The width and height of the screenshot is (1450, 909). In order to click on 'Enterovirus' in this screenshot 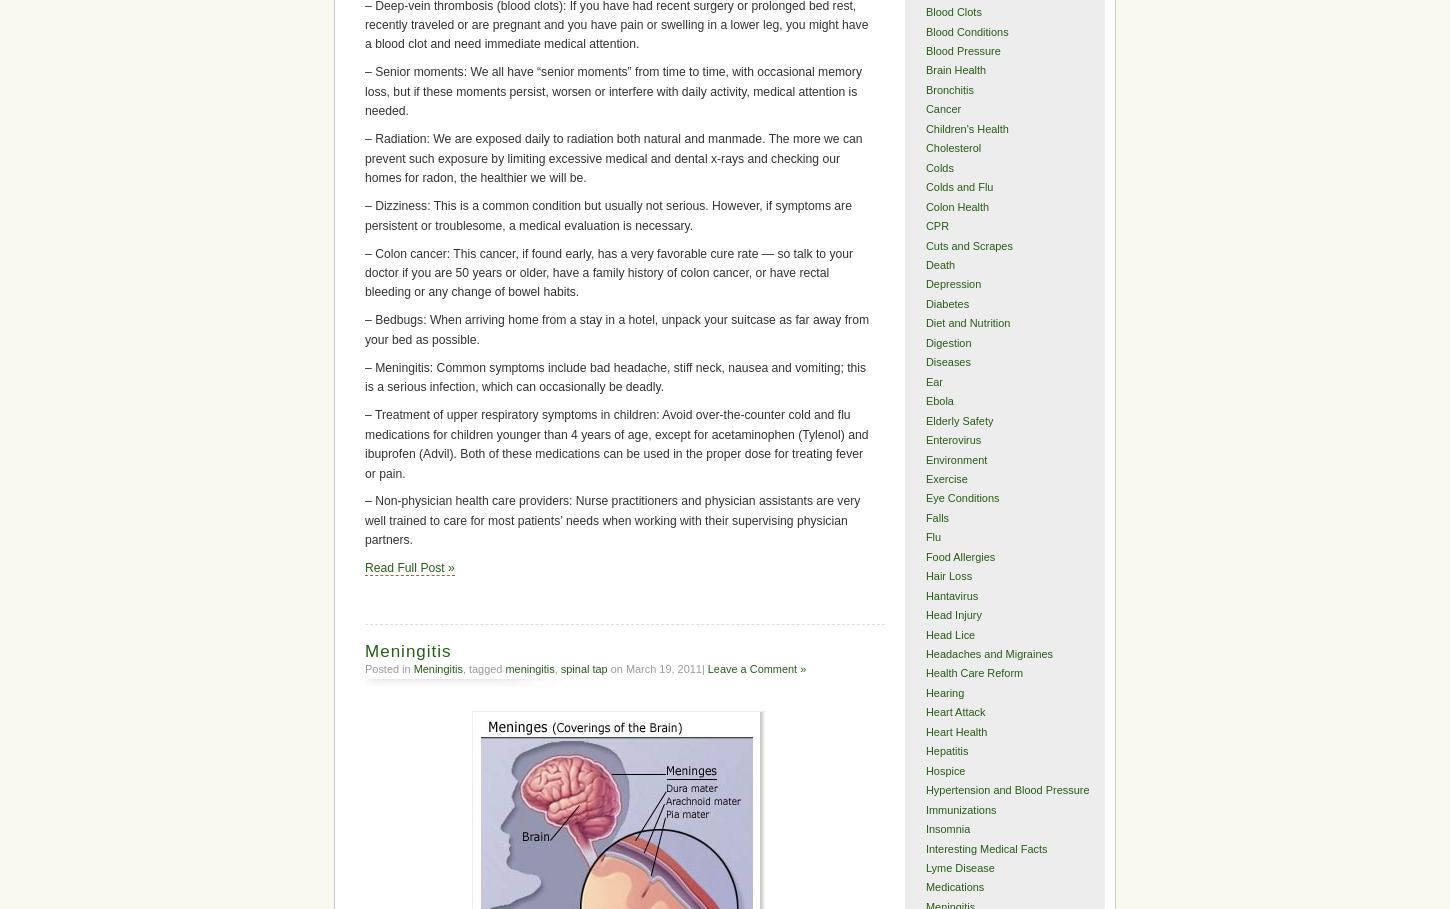, I will do `click(951, 438)`.